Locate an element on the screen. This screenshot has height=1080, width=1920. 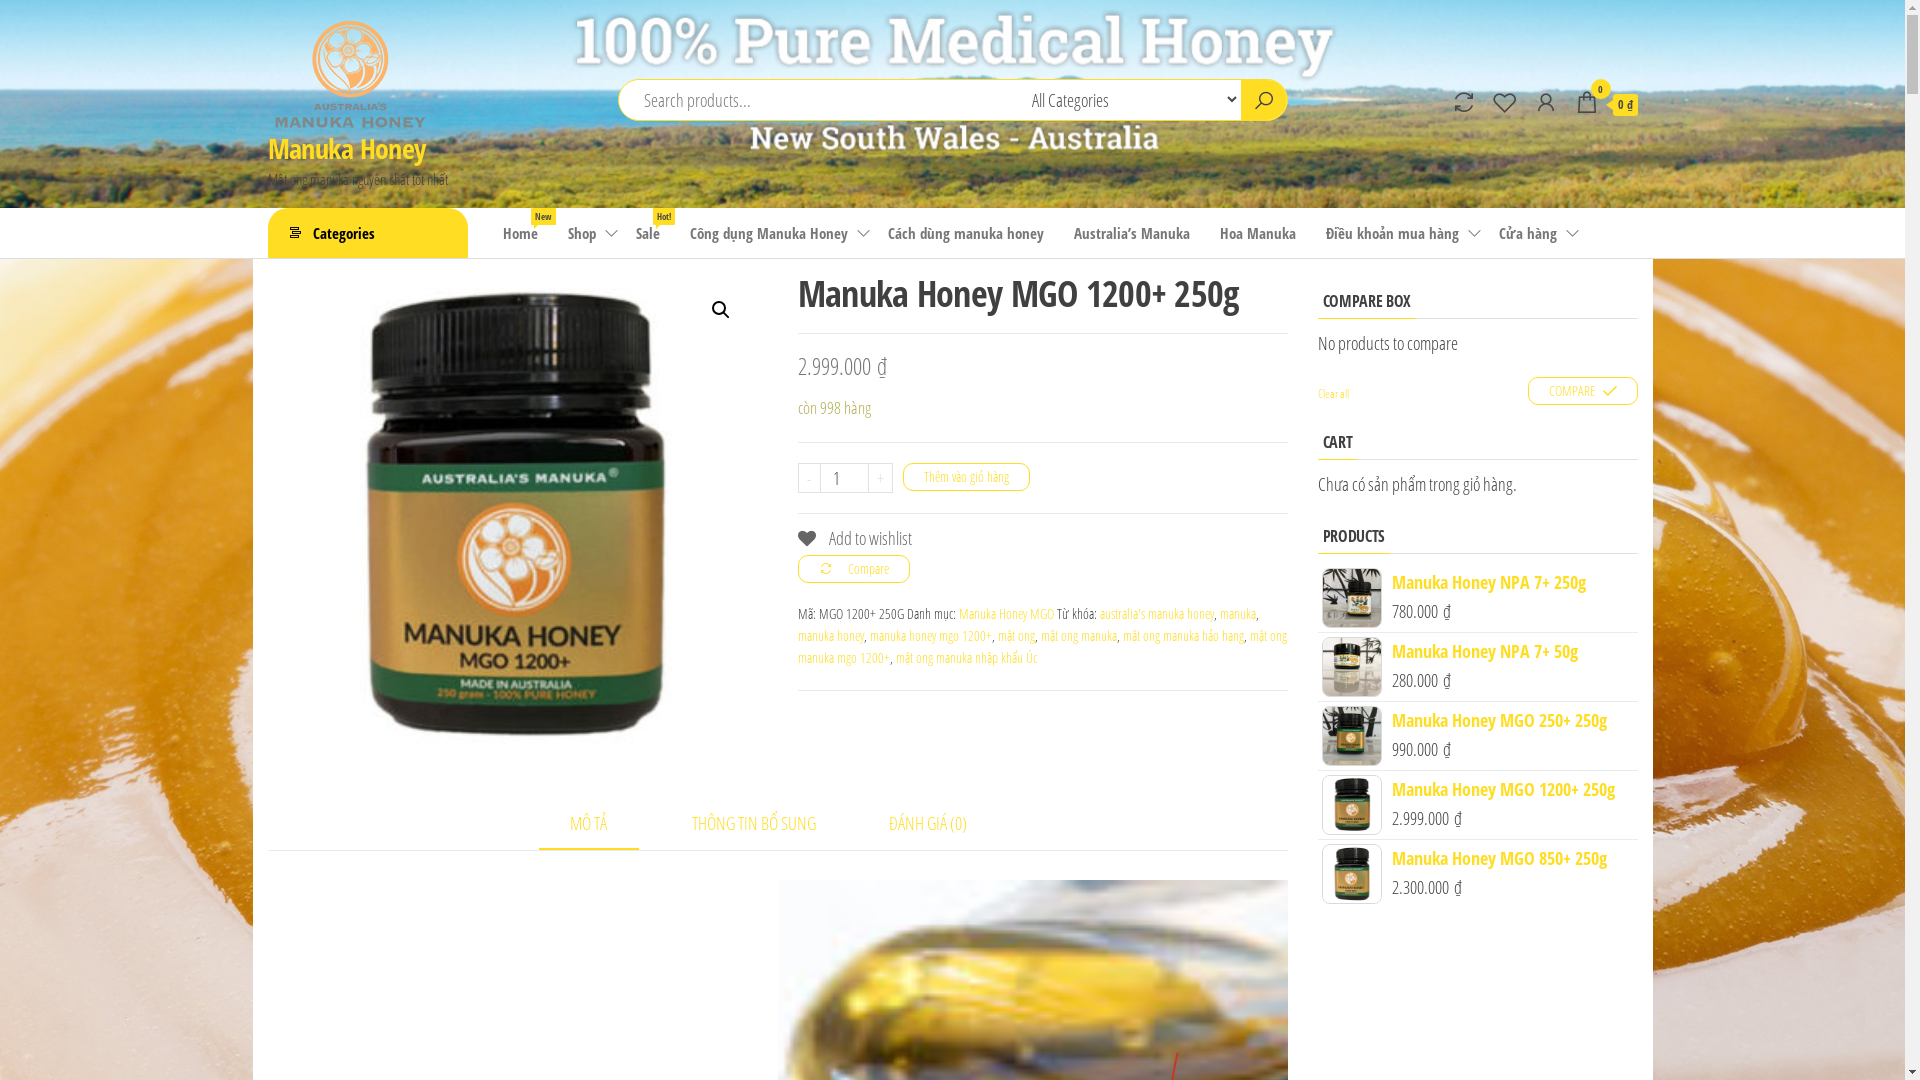
'manuka honey' is located at coordinates (830, 635).